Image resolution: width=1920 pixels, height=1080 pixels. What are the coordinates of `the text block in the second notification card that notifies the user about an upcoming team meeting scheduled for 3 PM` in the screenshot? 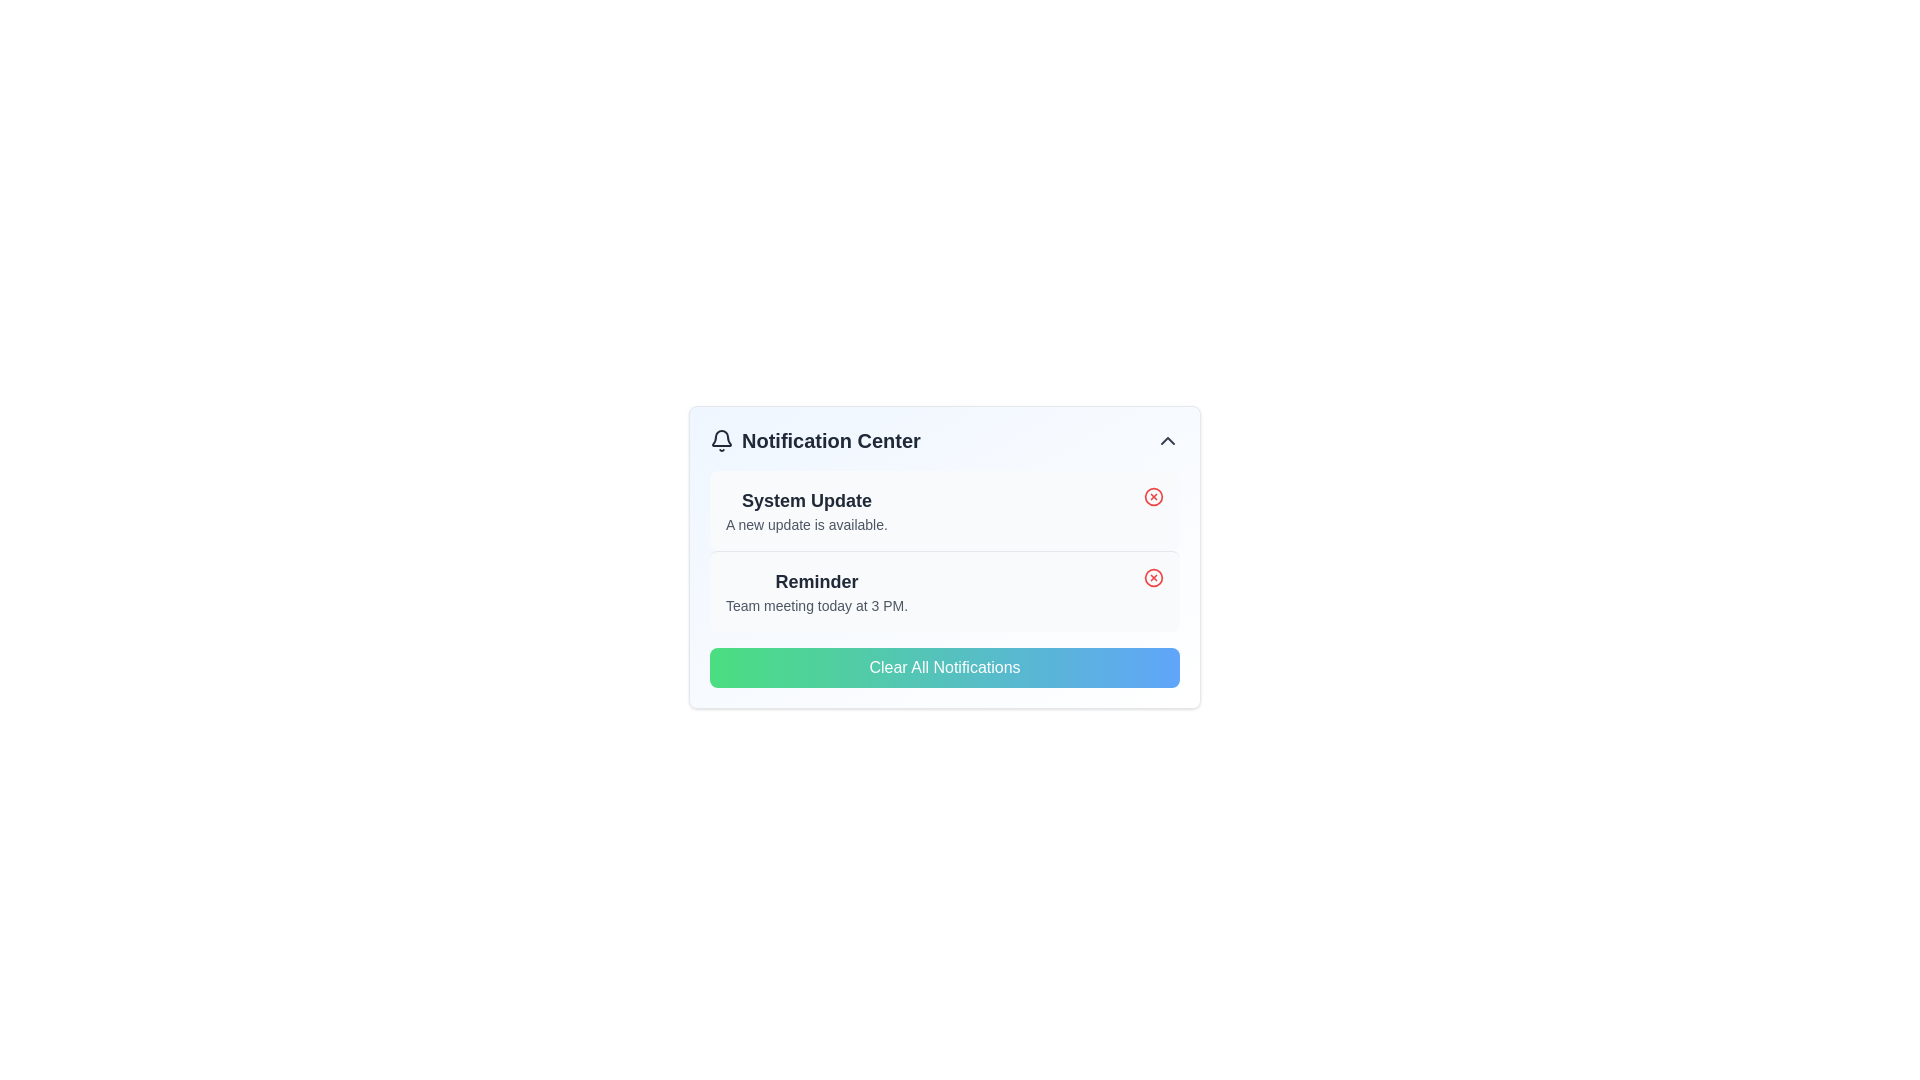 It's located at (816, 590).